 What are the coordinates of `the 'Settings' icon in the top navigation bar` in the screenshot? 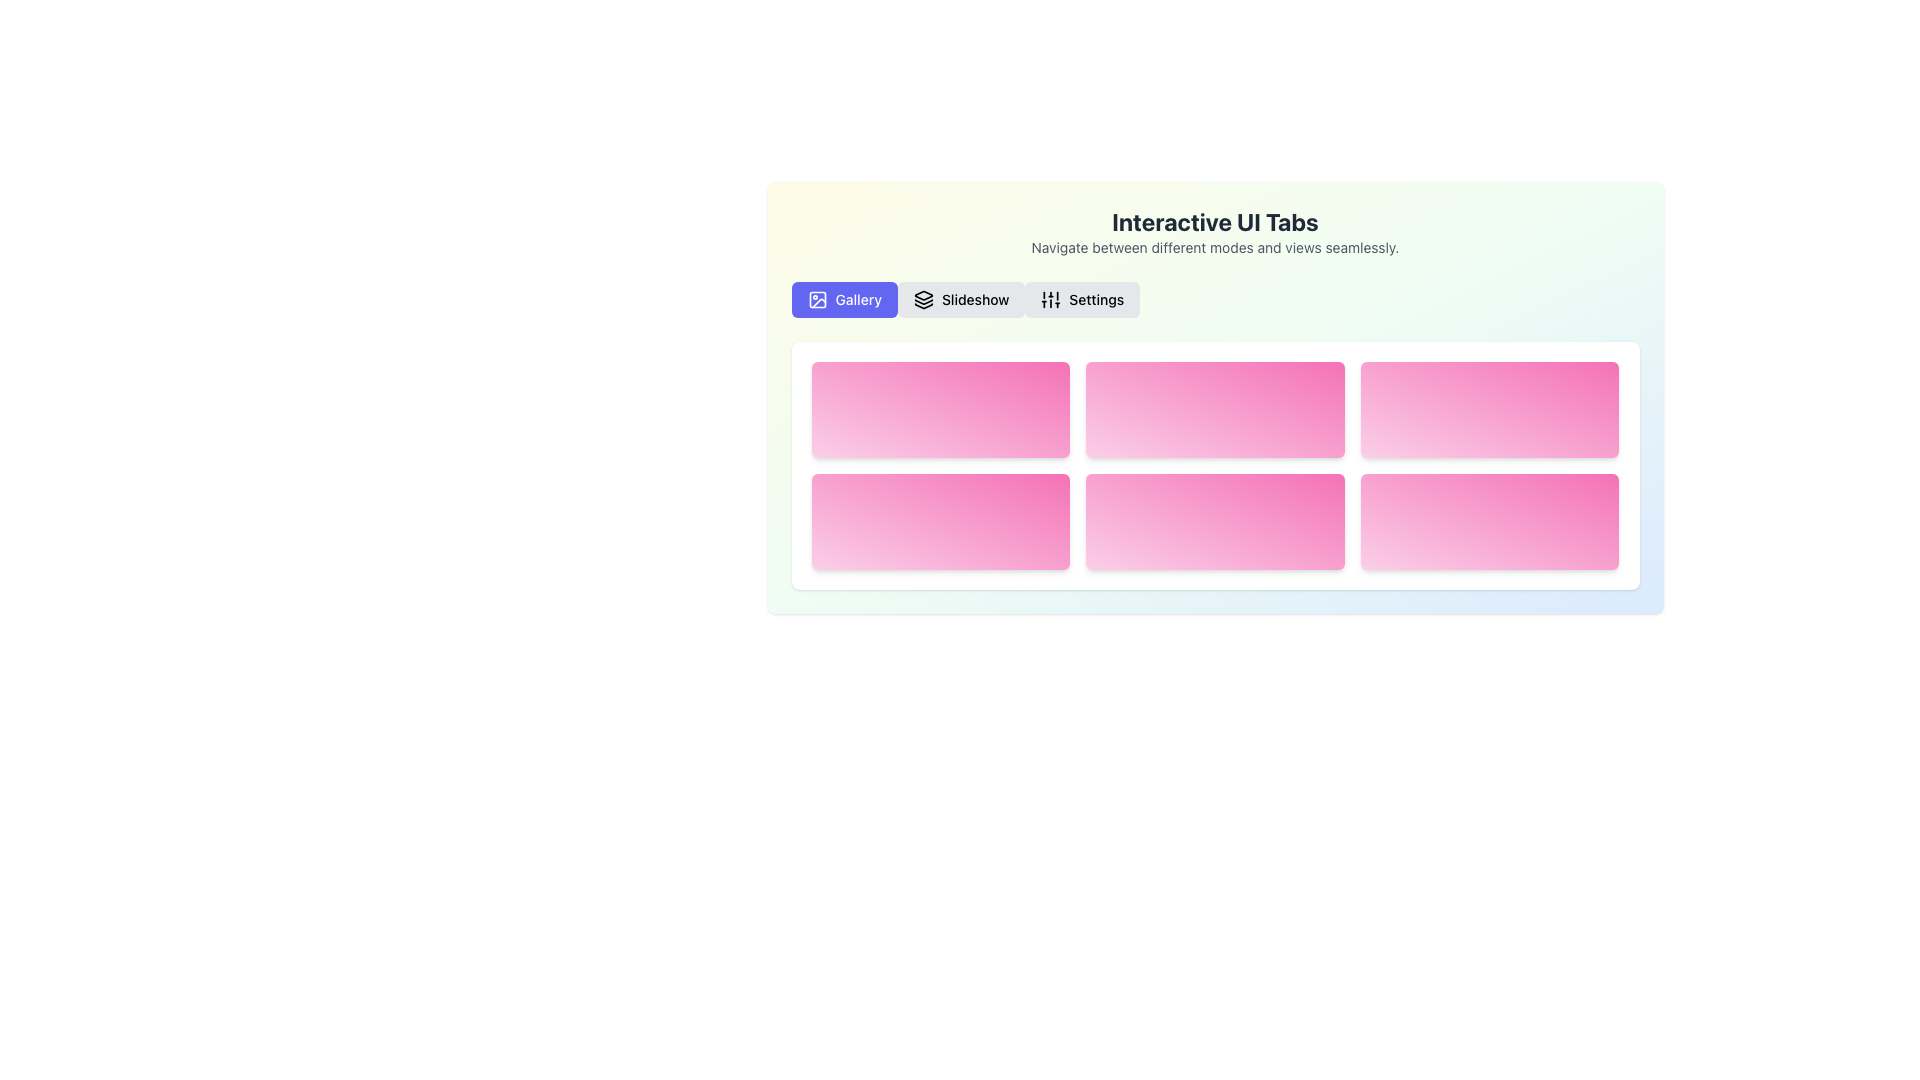 It's located at (1050, 300).